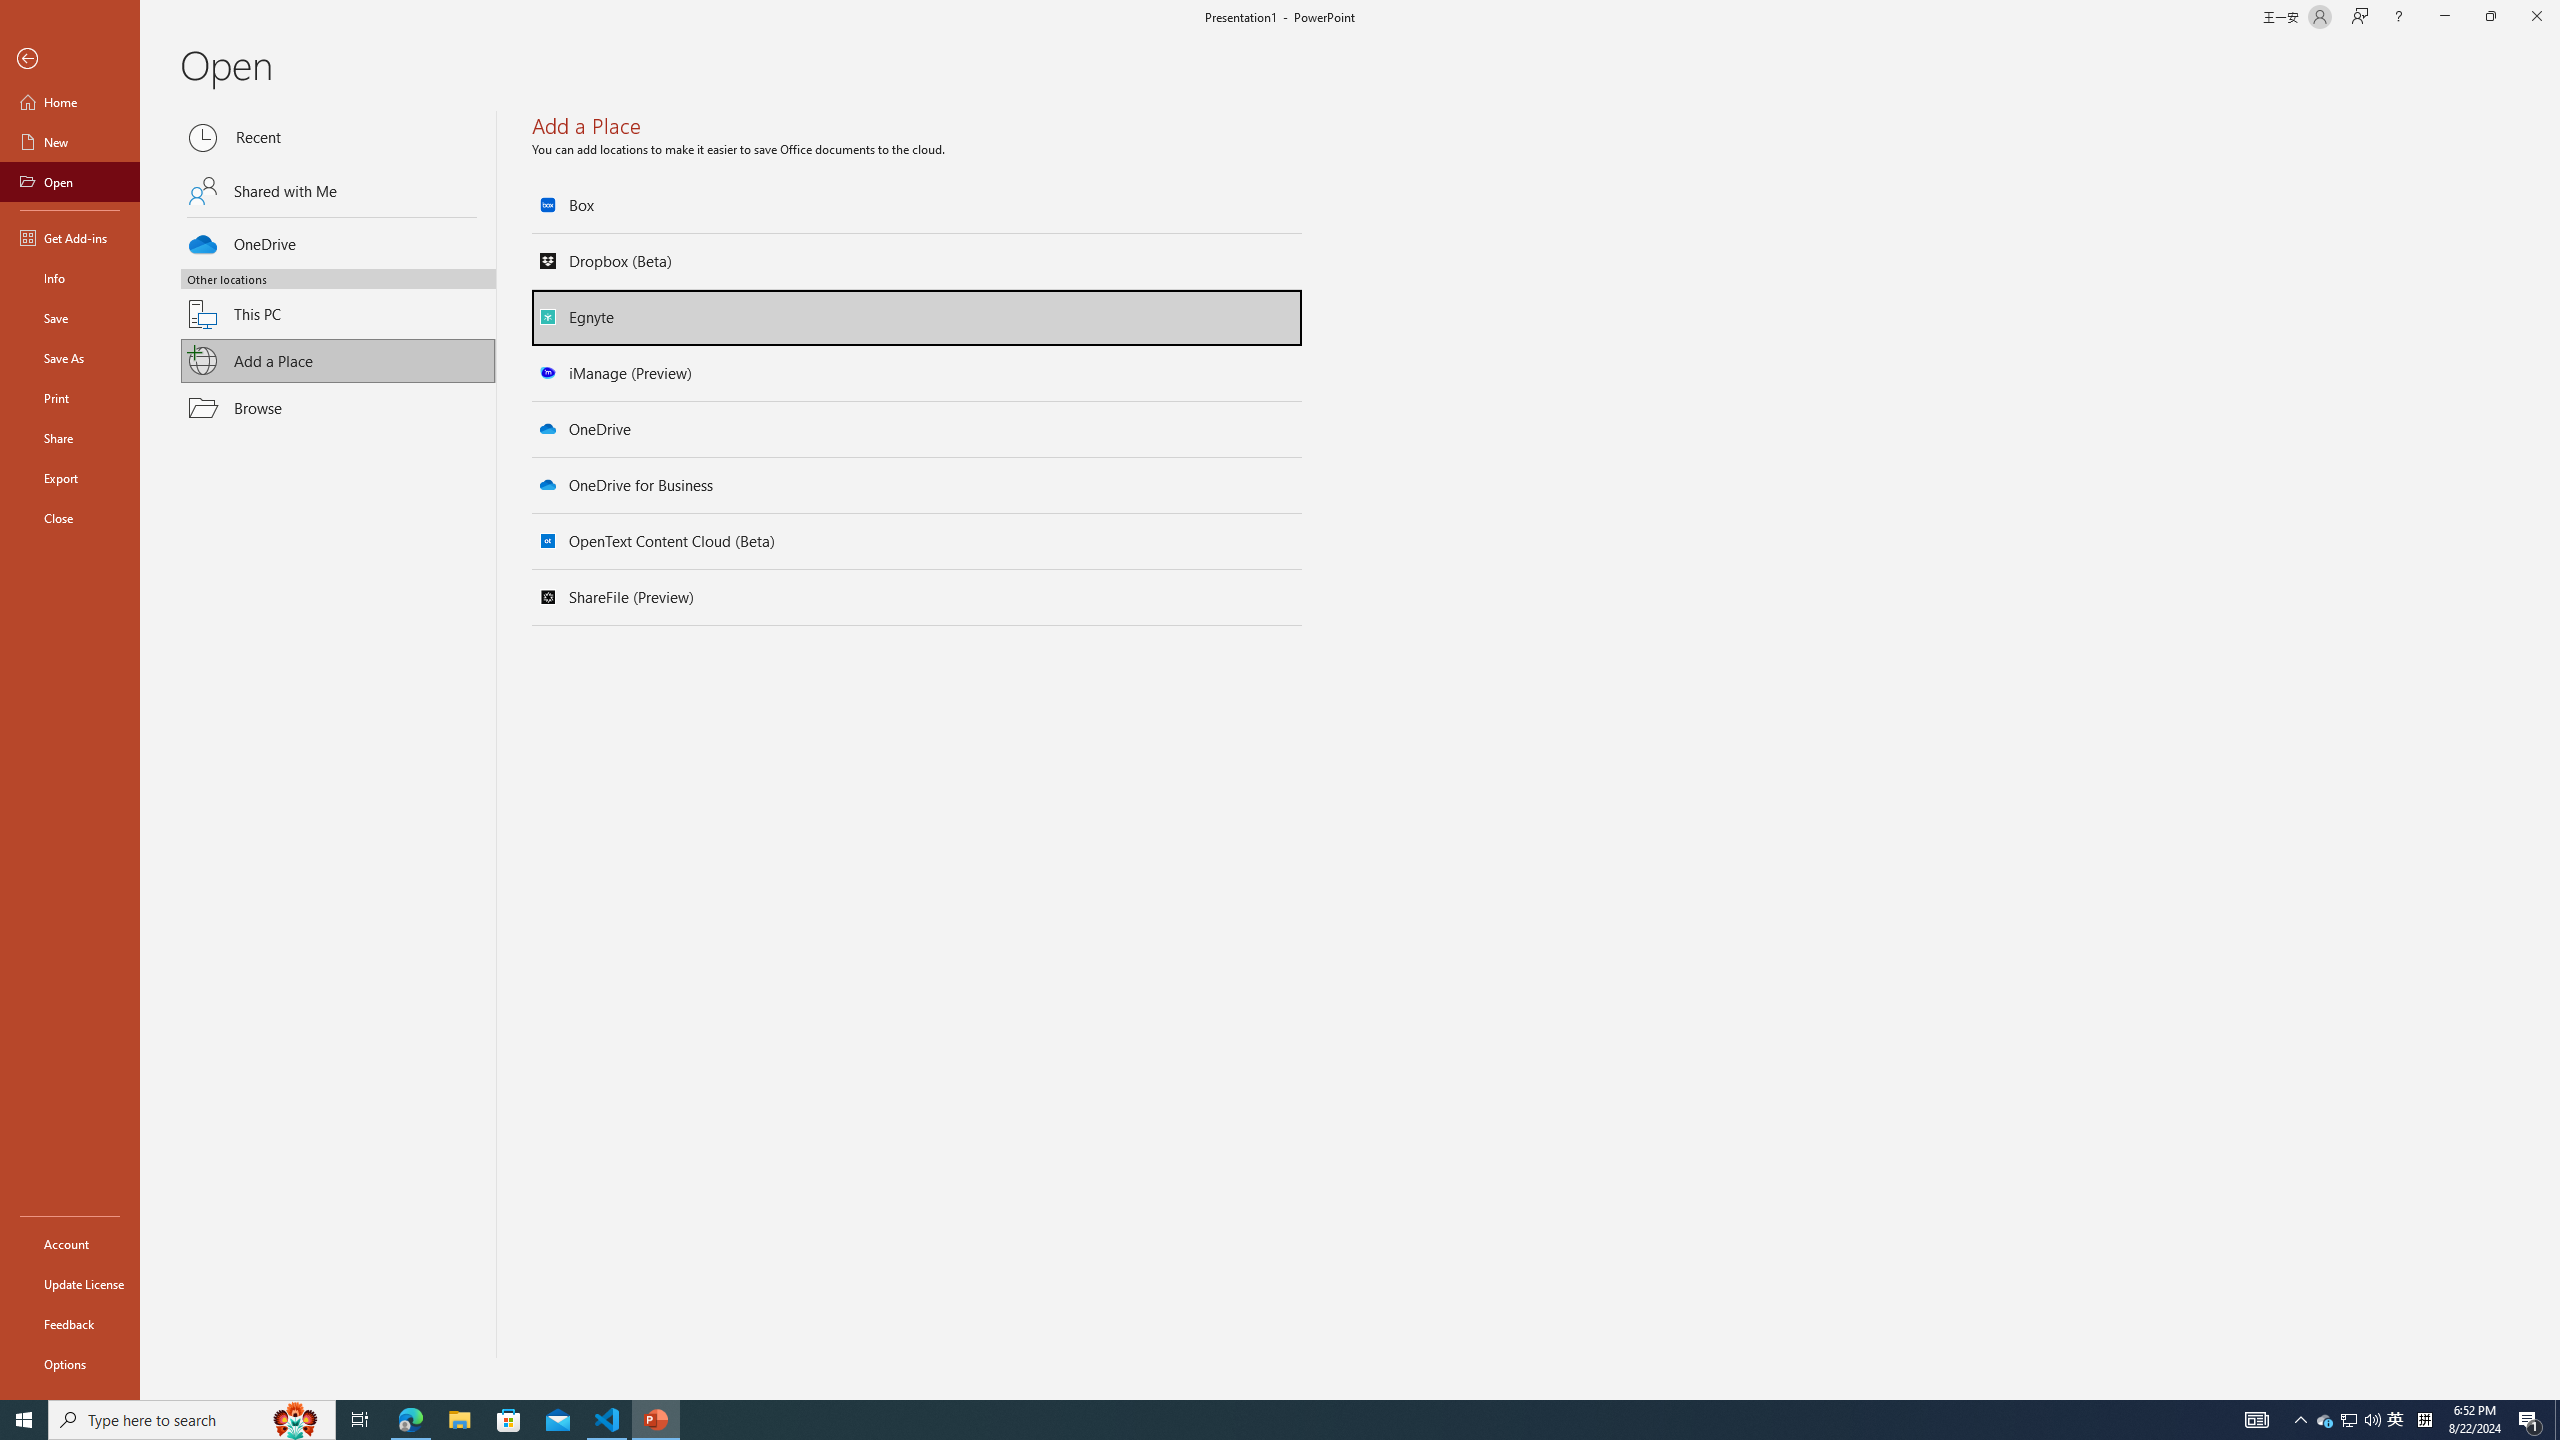 The height and width of the screenshot is (1440, 2560). Describe the element at coordinates (69, 478) in the screenshot. I see `'Export'` at that location.